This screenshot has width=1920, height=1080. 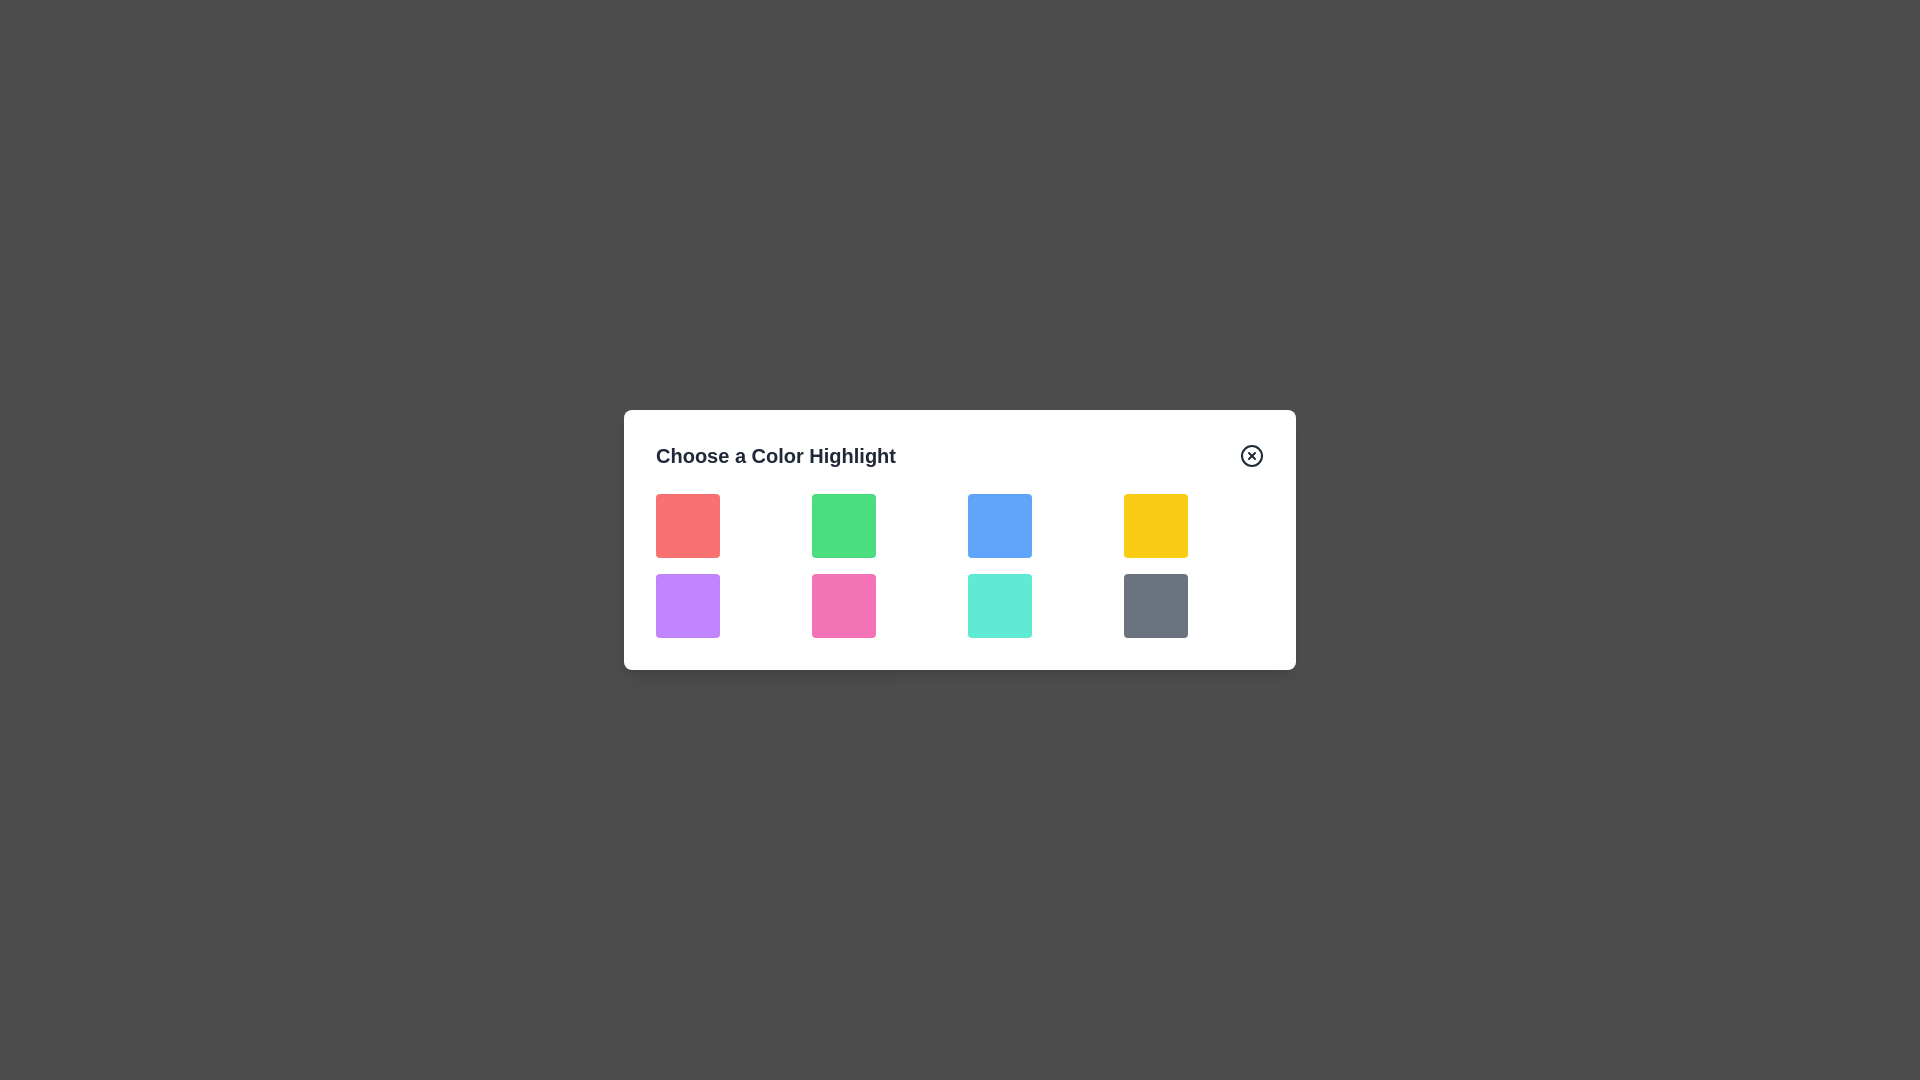 What do you see at coordinates (687, 604) in the screenshot?
I see `the color block corresponding to purple` at bounding box center [687, 604].